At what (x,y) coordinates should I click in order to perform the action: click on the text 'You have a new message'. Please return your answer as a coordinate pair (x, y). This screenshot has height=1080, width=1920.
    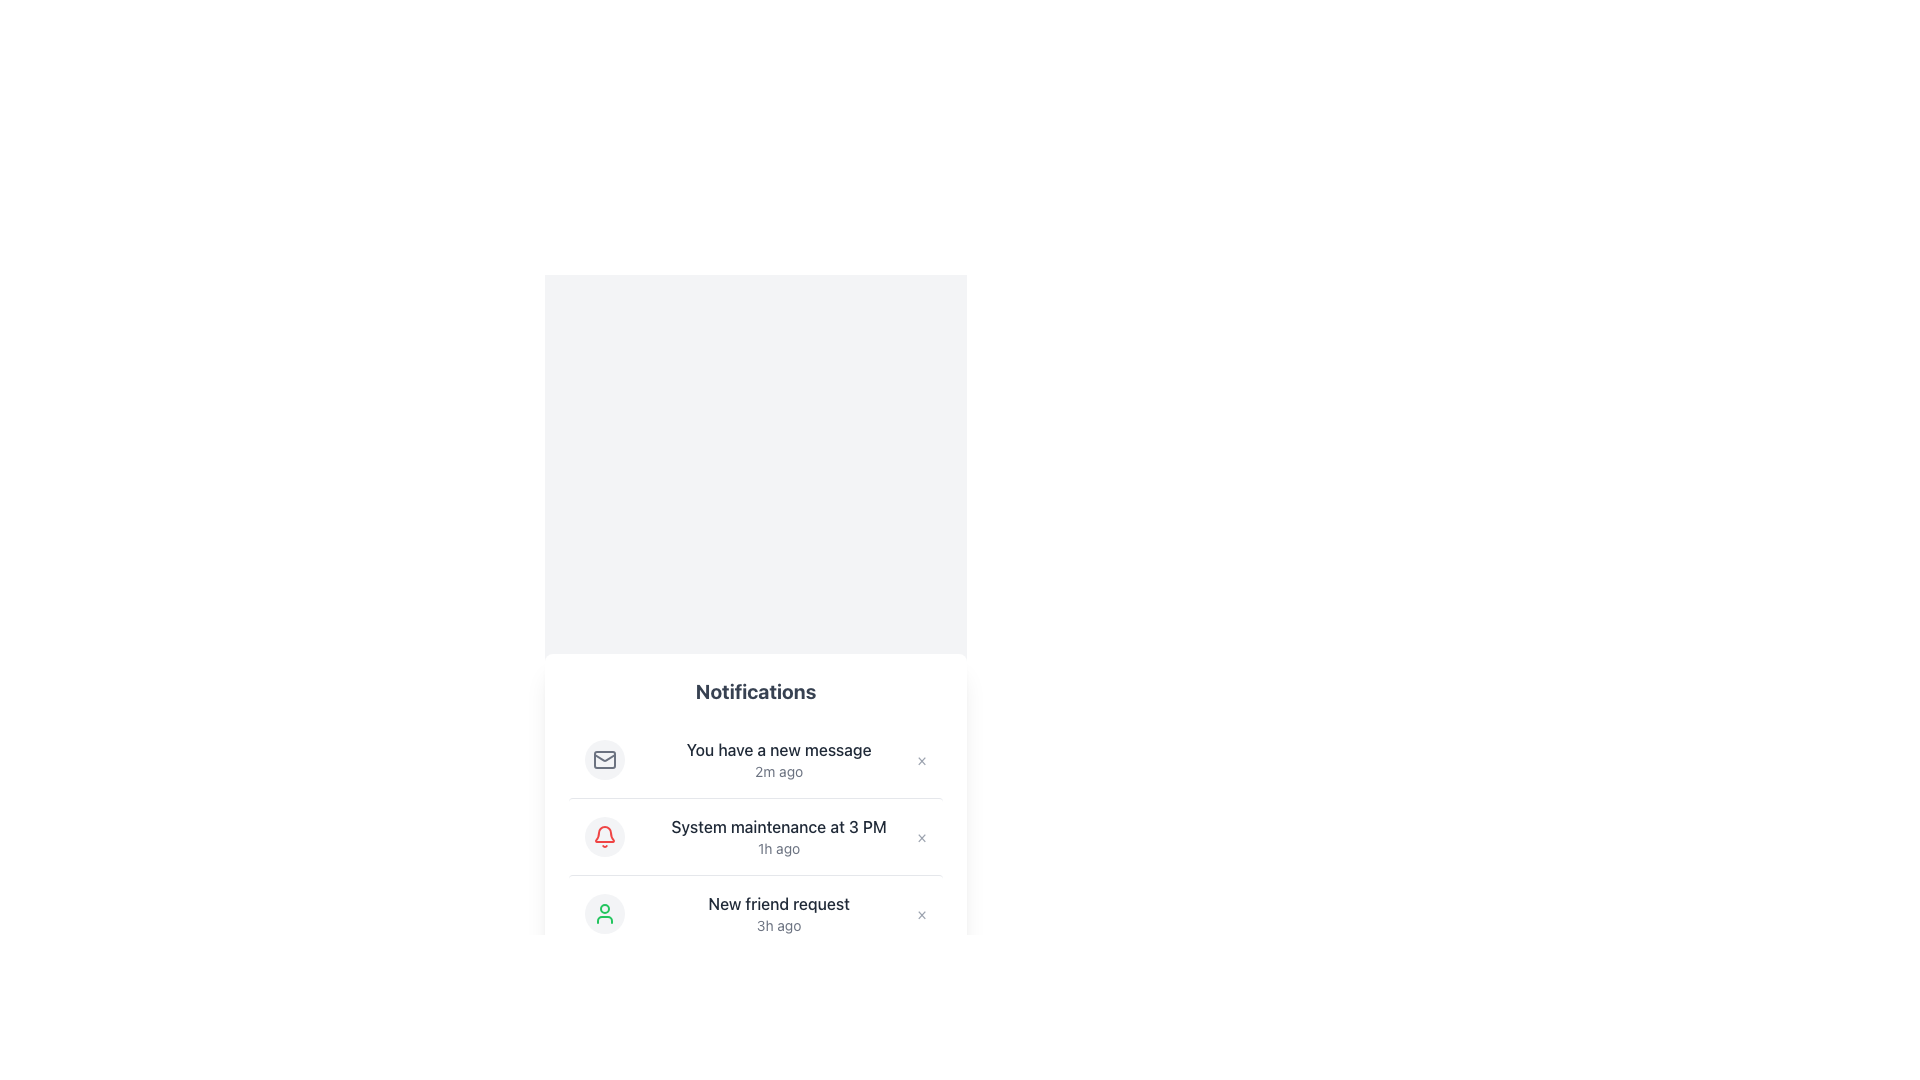
    Looking at the image, I should click on (778, 749).